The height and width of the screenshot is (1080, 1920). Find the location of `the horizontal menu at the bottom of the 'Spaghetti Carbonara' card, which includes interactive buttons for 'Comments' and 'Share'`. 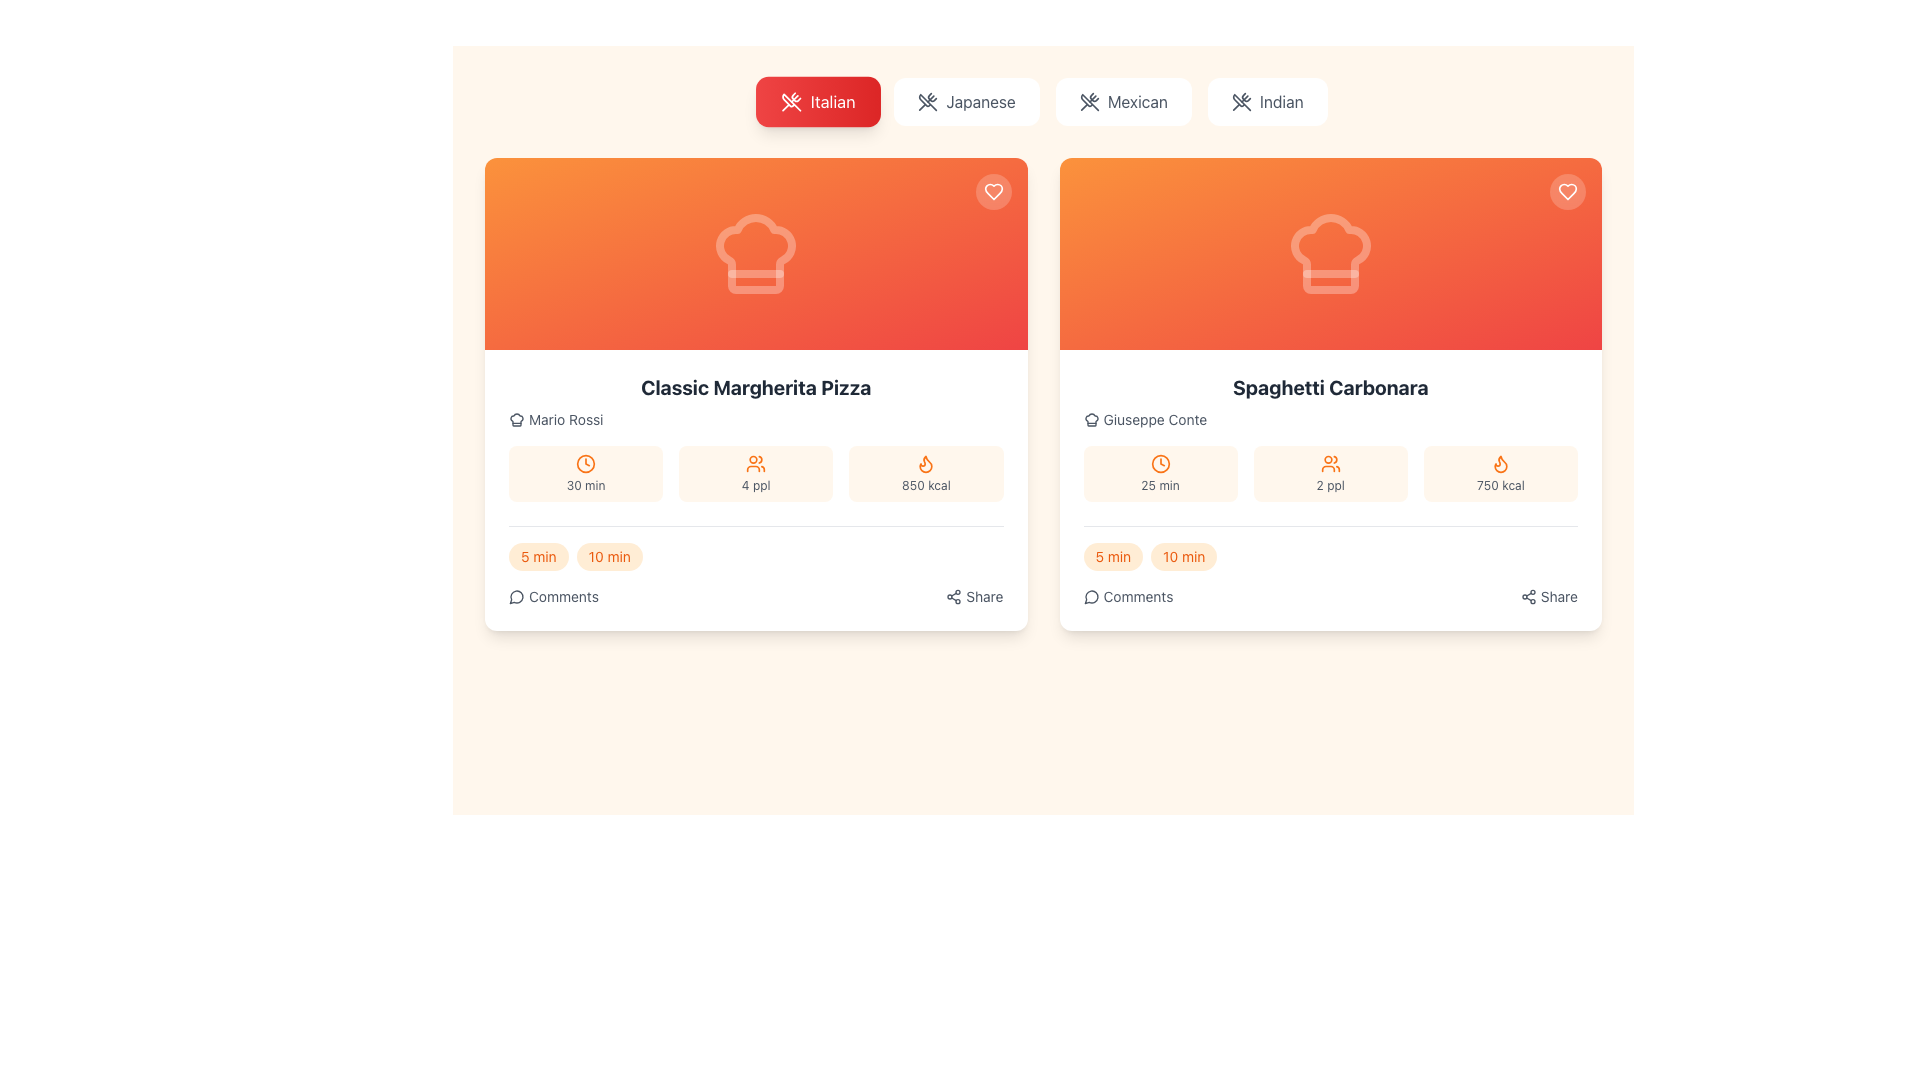

the horizontal menu at the bottom of the 'Spaghetti Carbonara' card, which includes interactive buttons for 'Comments' and 'Share' is located at coordinates (1330, 596).